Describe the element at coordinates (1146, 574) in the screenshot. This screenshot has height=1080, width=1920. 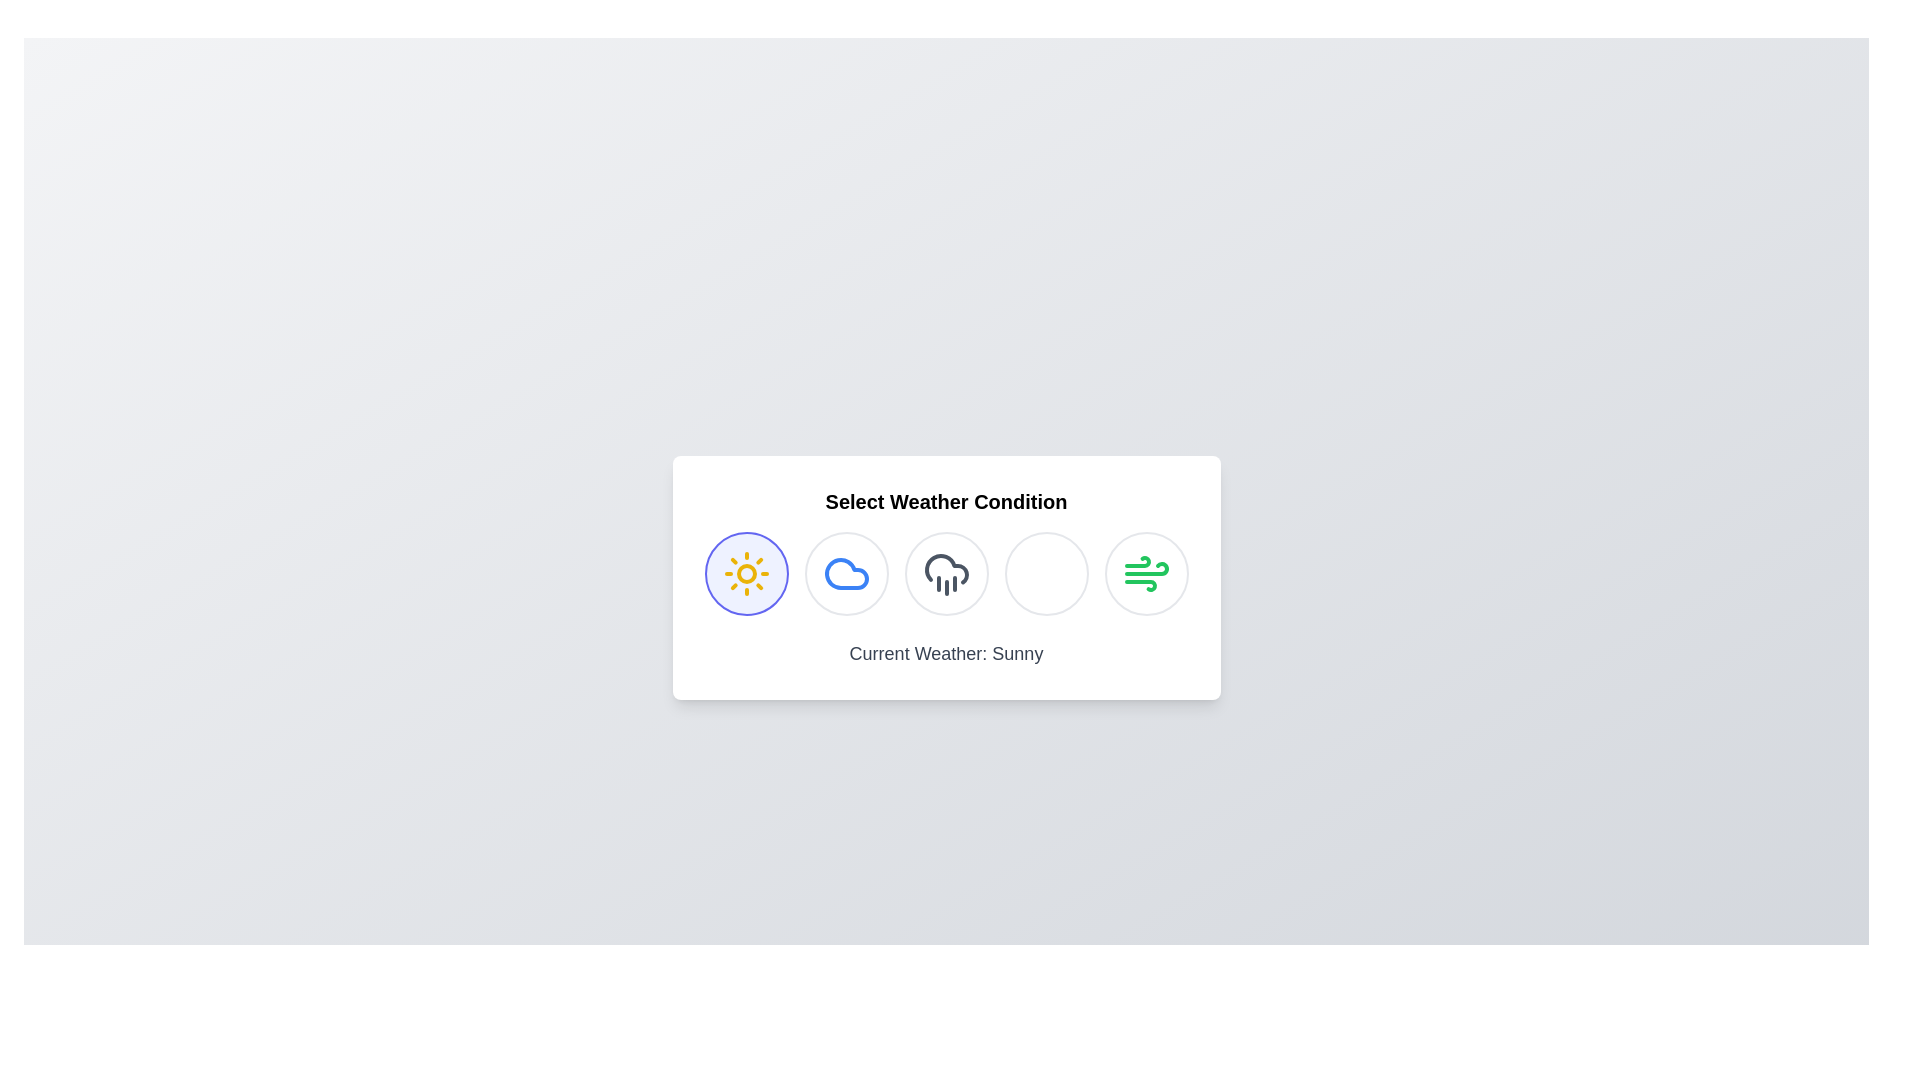
I see `the 'Windy' conditions button located at the far right of the weather condition selector interface by programmatically moving to it` at that location.